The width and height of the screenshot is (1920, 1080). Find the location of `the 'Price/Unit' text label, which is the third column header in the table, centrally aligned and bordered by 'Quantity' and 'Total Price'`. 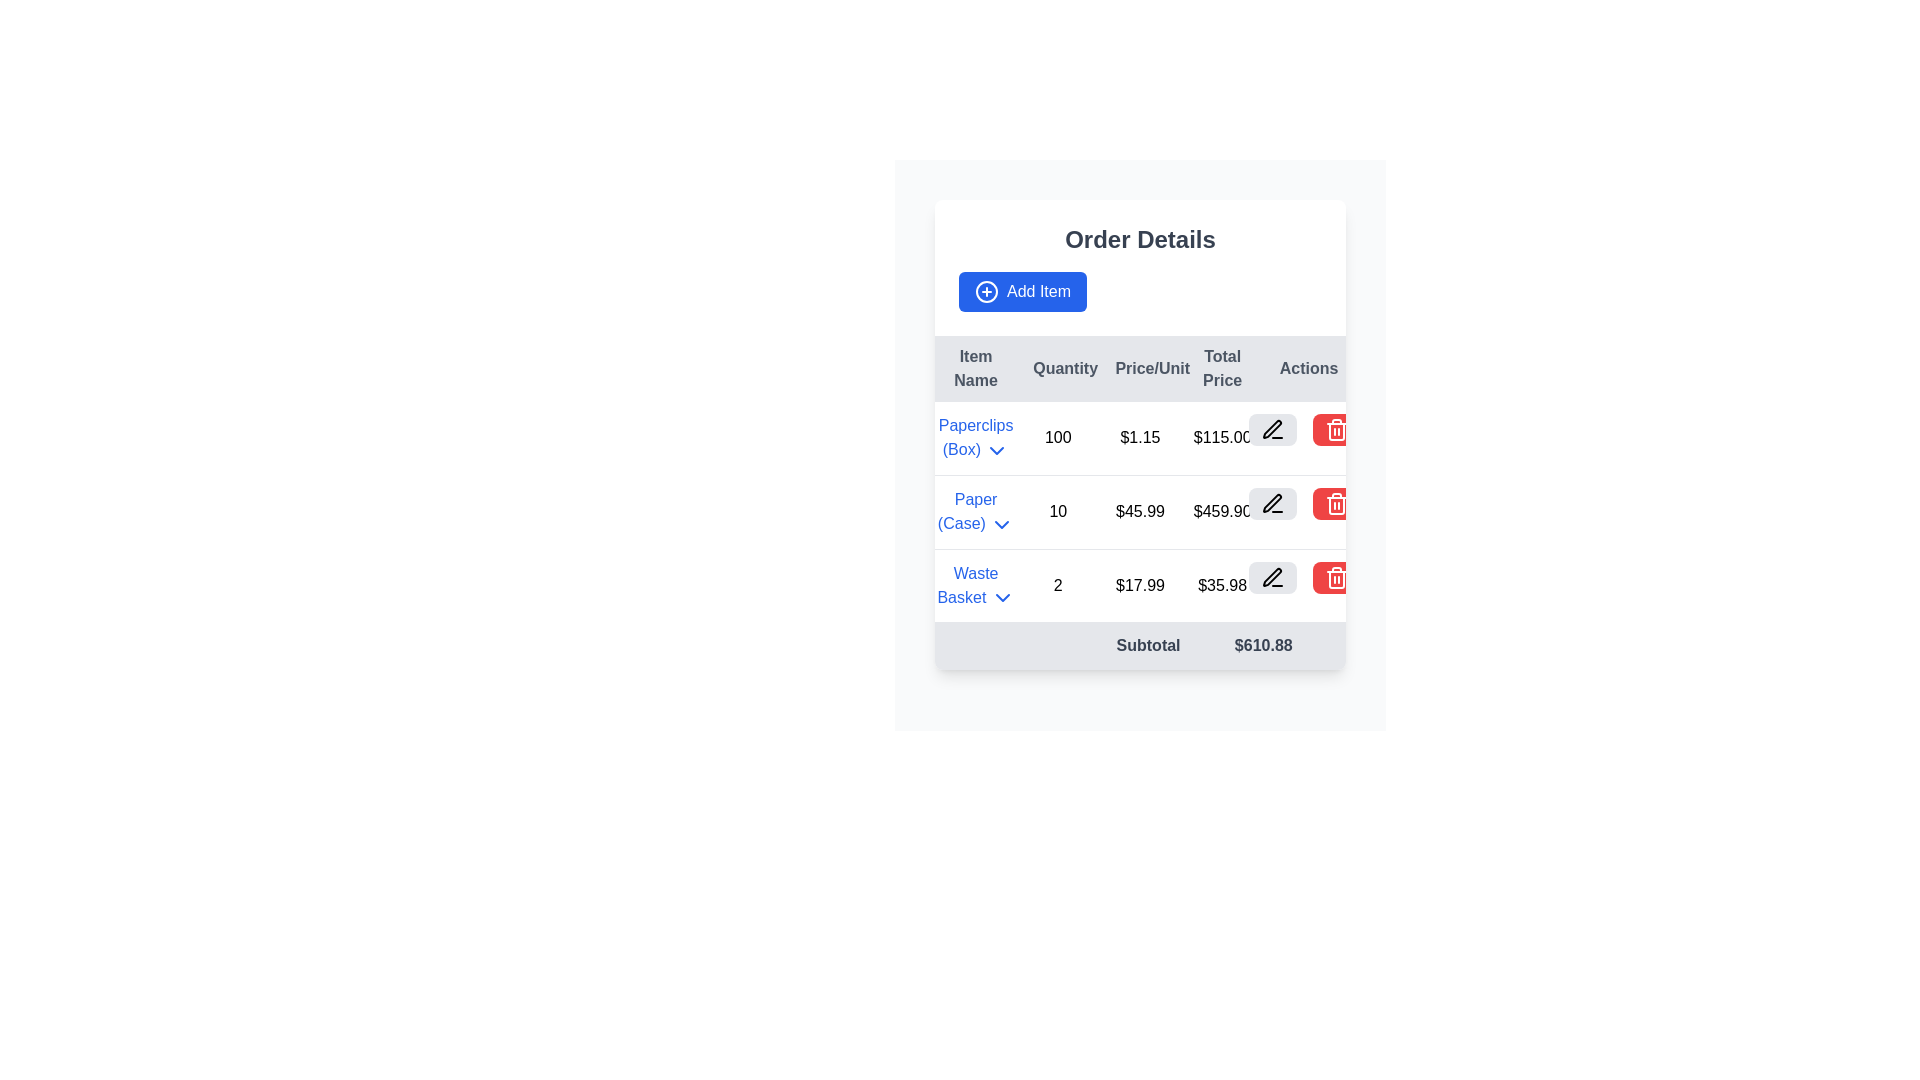

the 'Price/Unit' text label, which is the third column header in the table, centrally aligned and bordered by 'Quantity' and 'Total Price' is located at coordinates (1140, 369).